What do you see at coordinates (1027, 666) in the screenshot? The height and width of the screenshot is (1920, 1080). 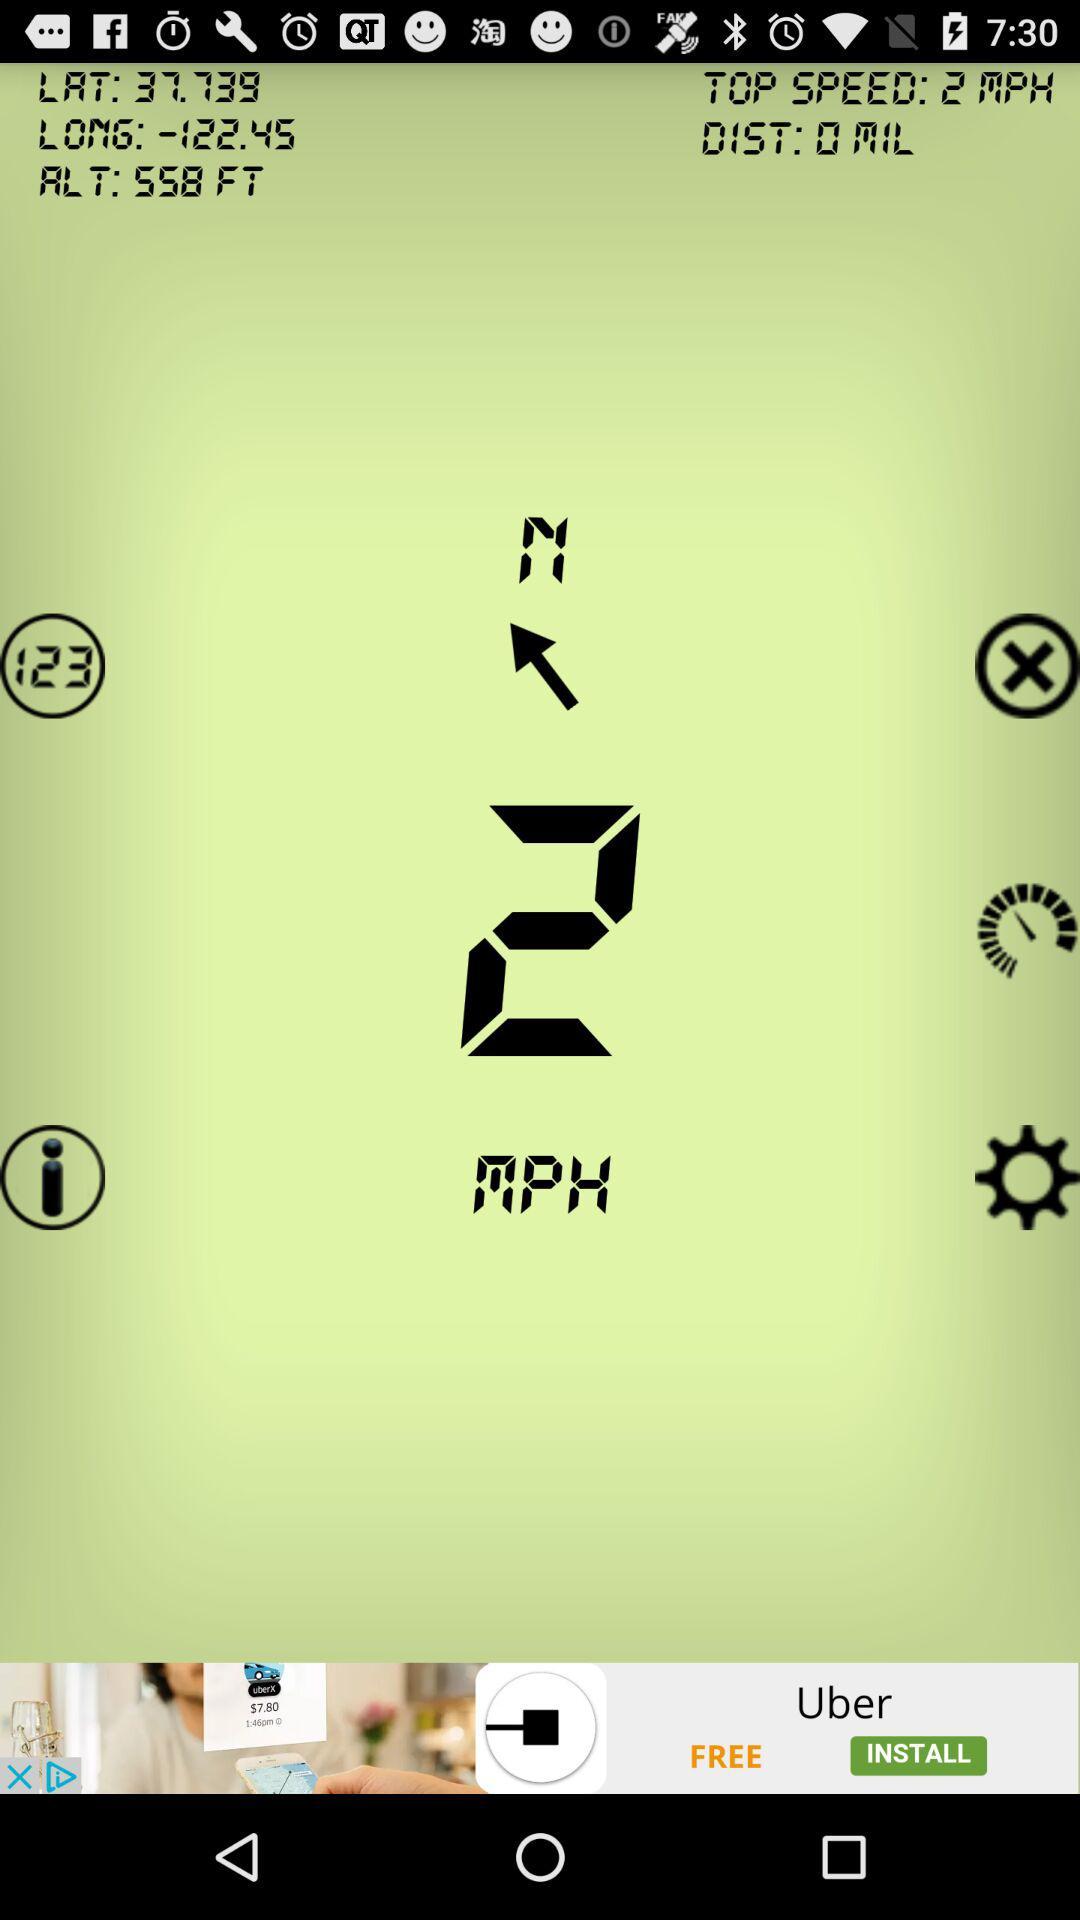 I see `exit button` at bounding box center [1027, 666].